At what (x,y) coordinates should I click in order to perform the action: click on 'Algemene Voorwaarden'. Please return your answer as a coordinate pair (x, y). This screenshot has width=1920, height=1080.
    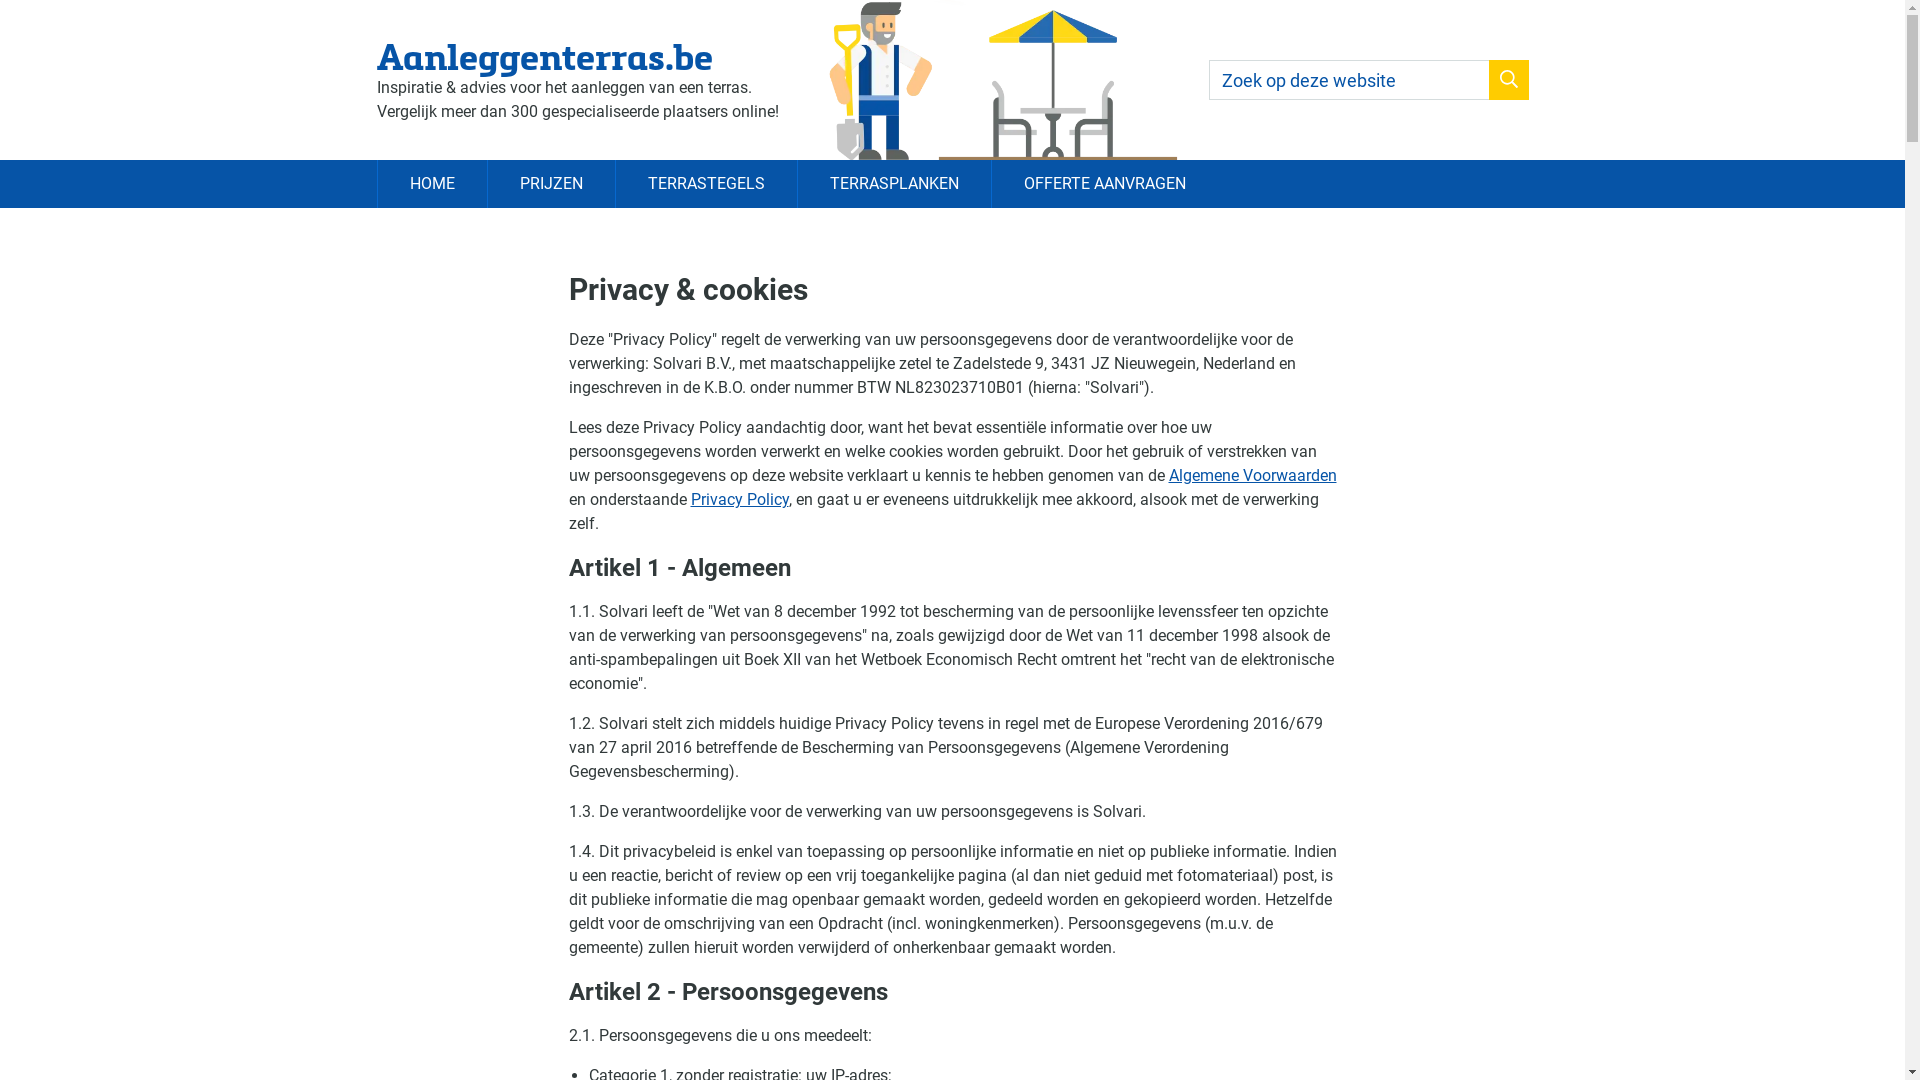
    Looking at the image, I should click on (1167, 475).